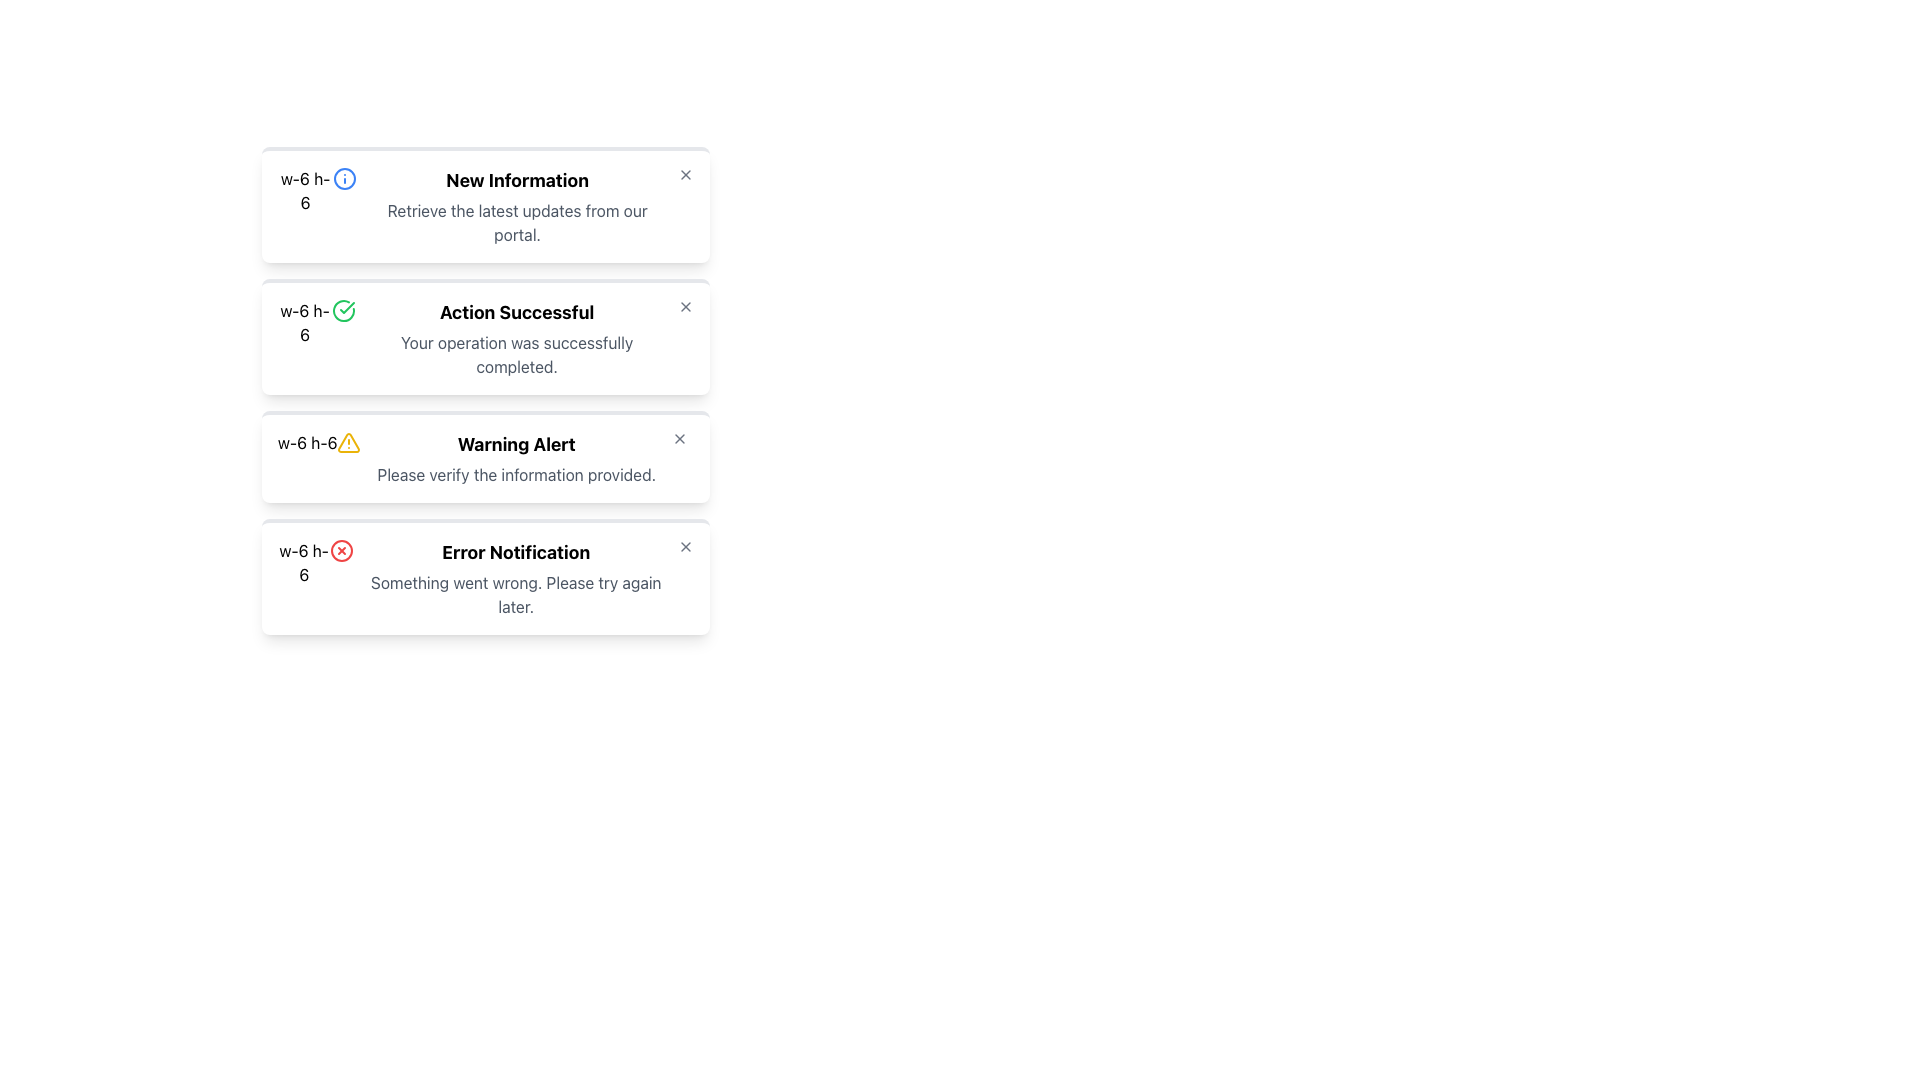 The image size is (1920, 1080). I want to click on error message displayed in the Notification Box, which is the fourth notification in the list located at the bottom of the stack, so click(516, 578).